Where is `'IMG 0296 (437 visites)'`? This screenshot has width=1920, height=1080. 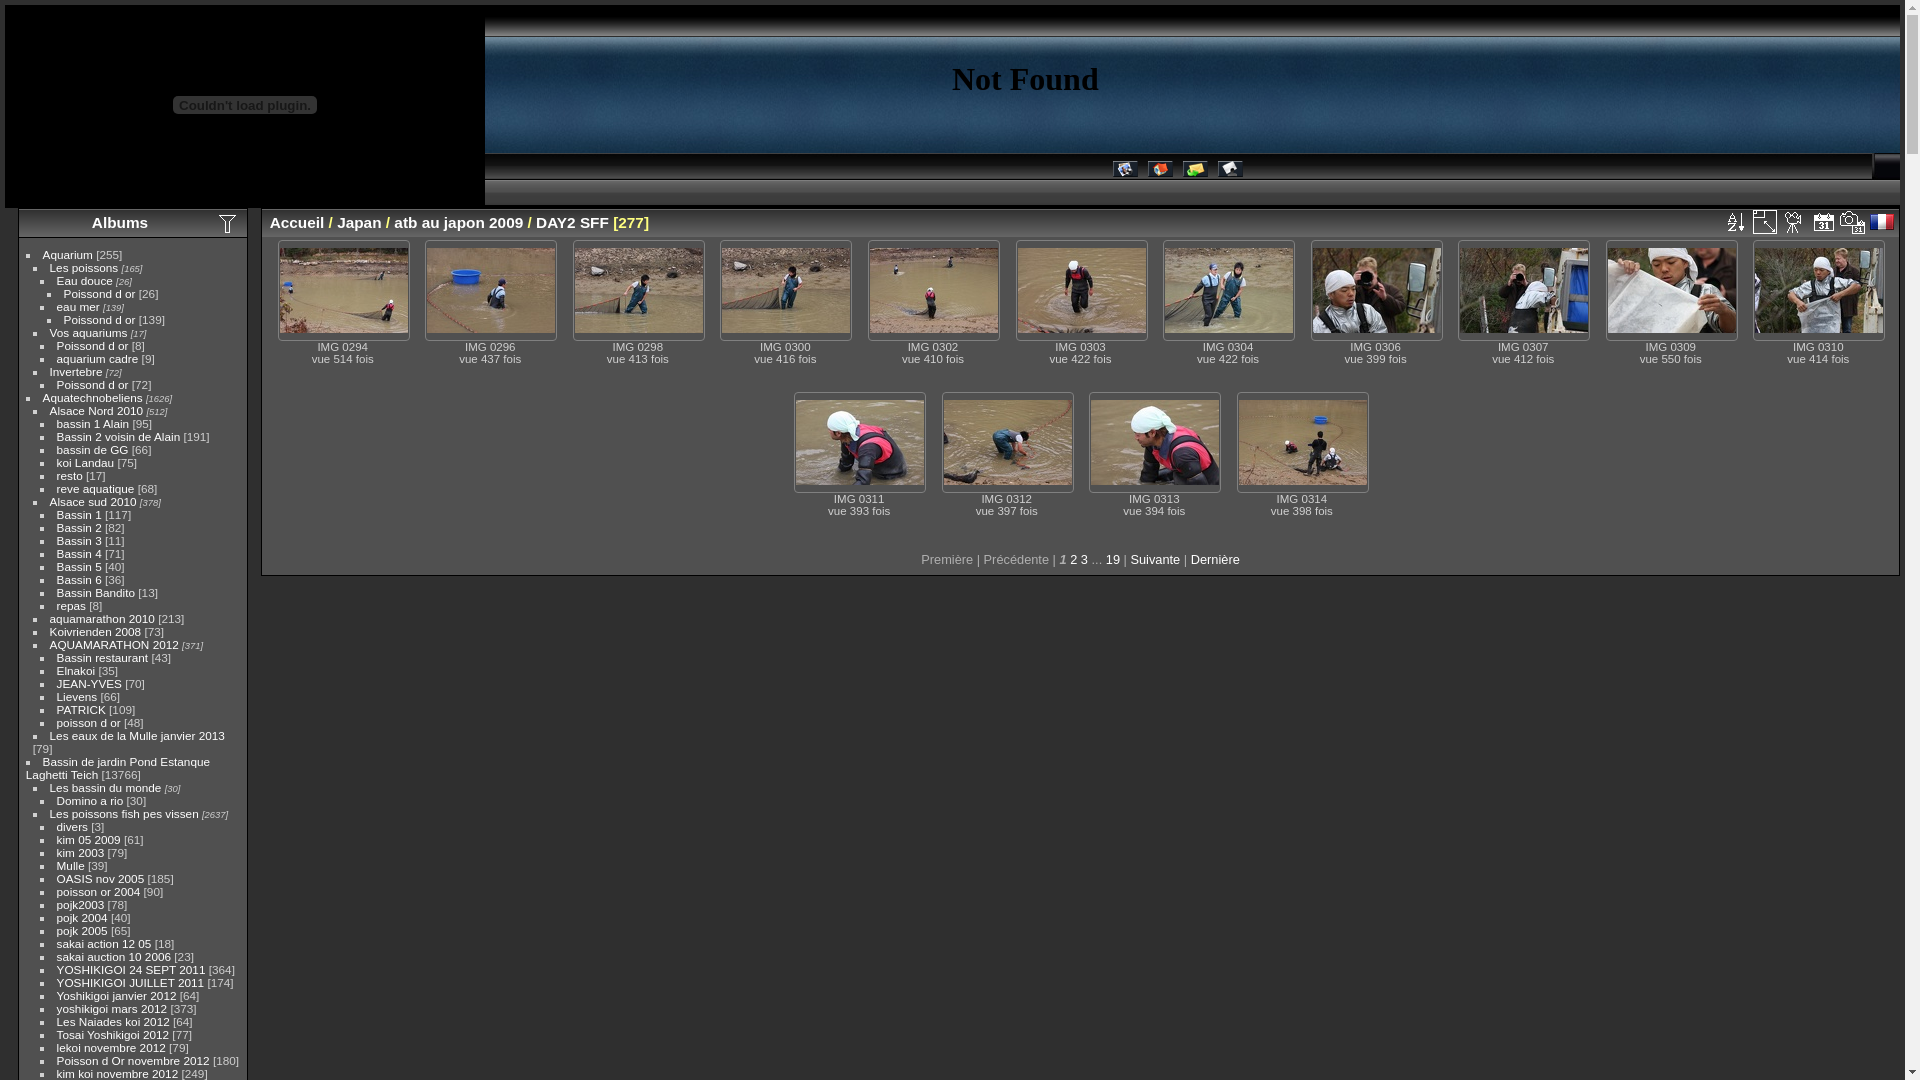
'IMG 0296 (437 visites)' is located at coordinates (490, 290).